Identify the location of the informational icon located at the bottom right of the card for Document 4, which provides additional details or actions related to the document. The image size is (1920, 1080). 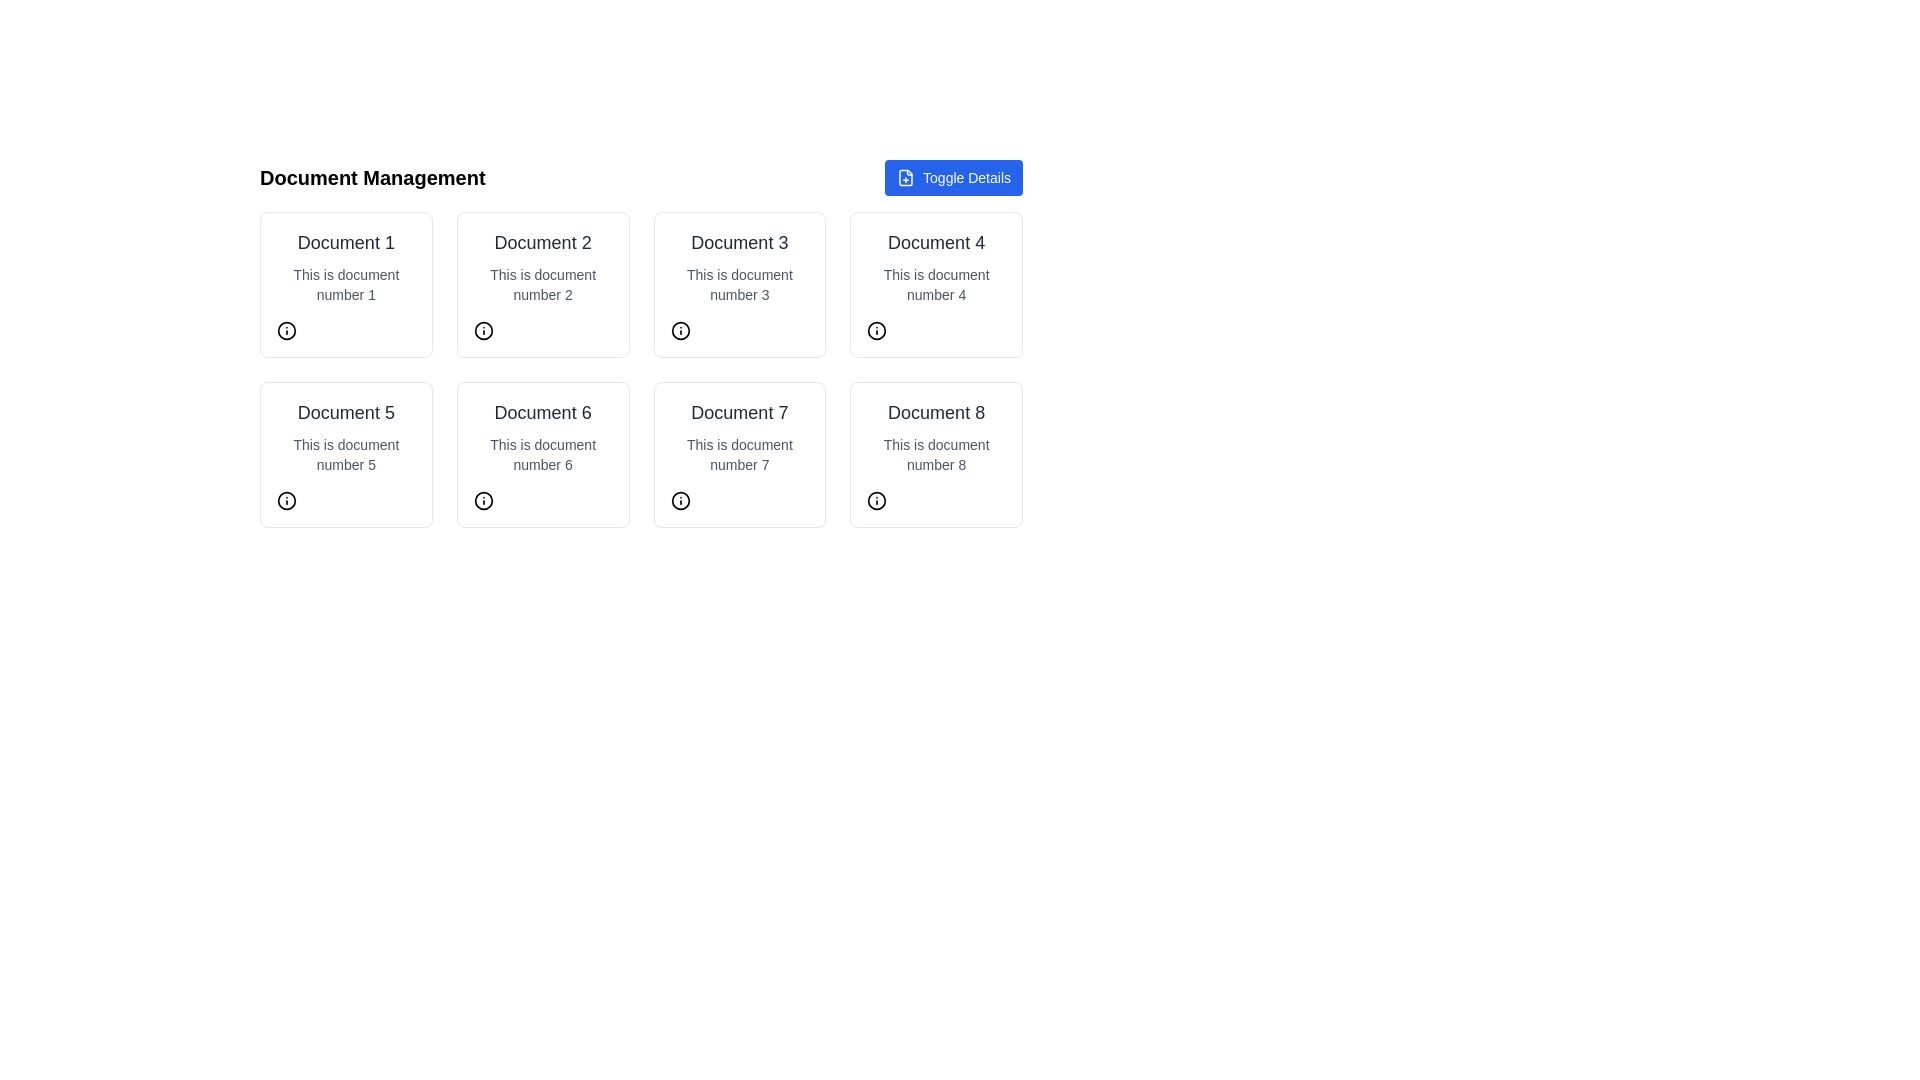
(877, 330).